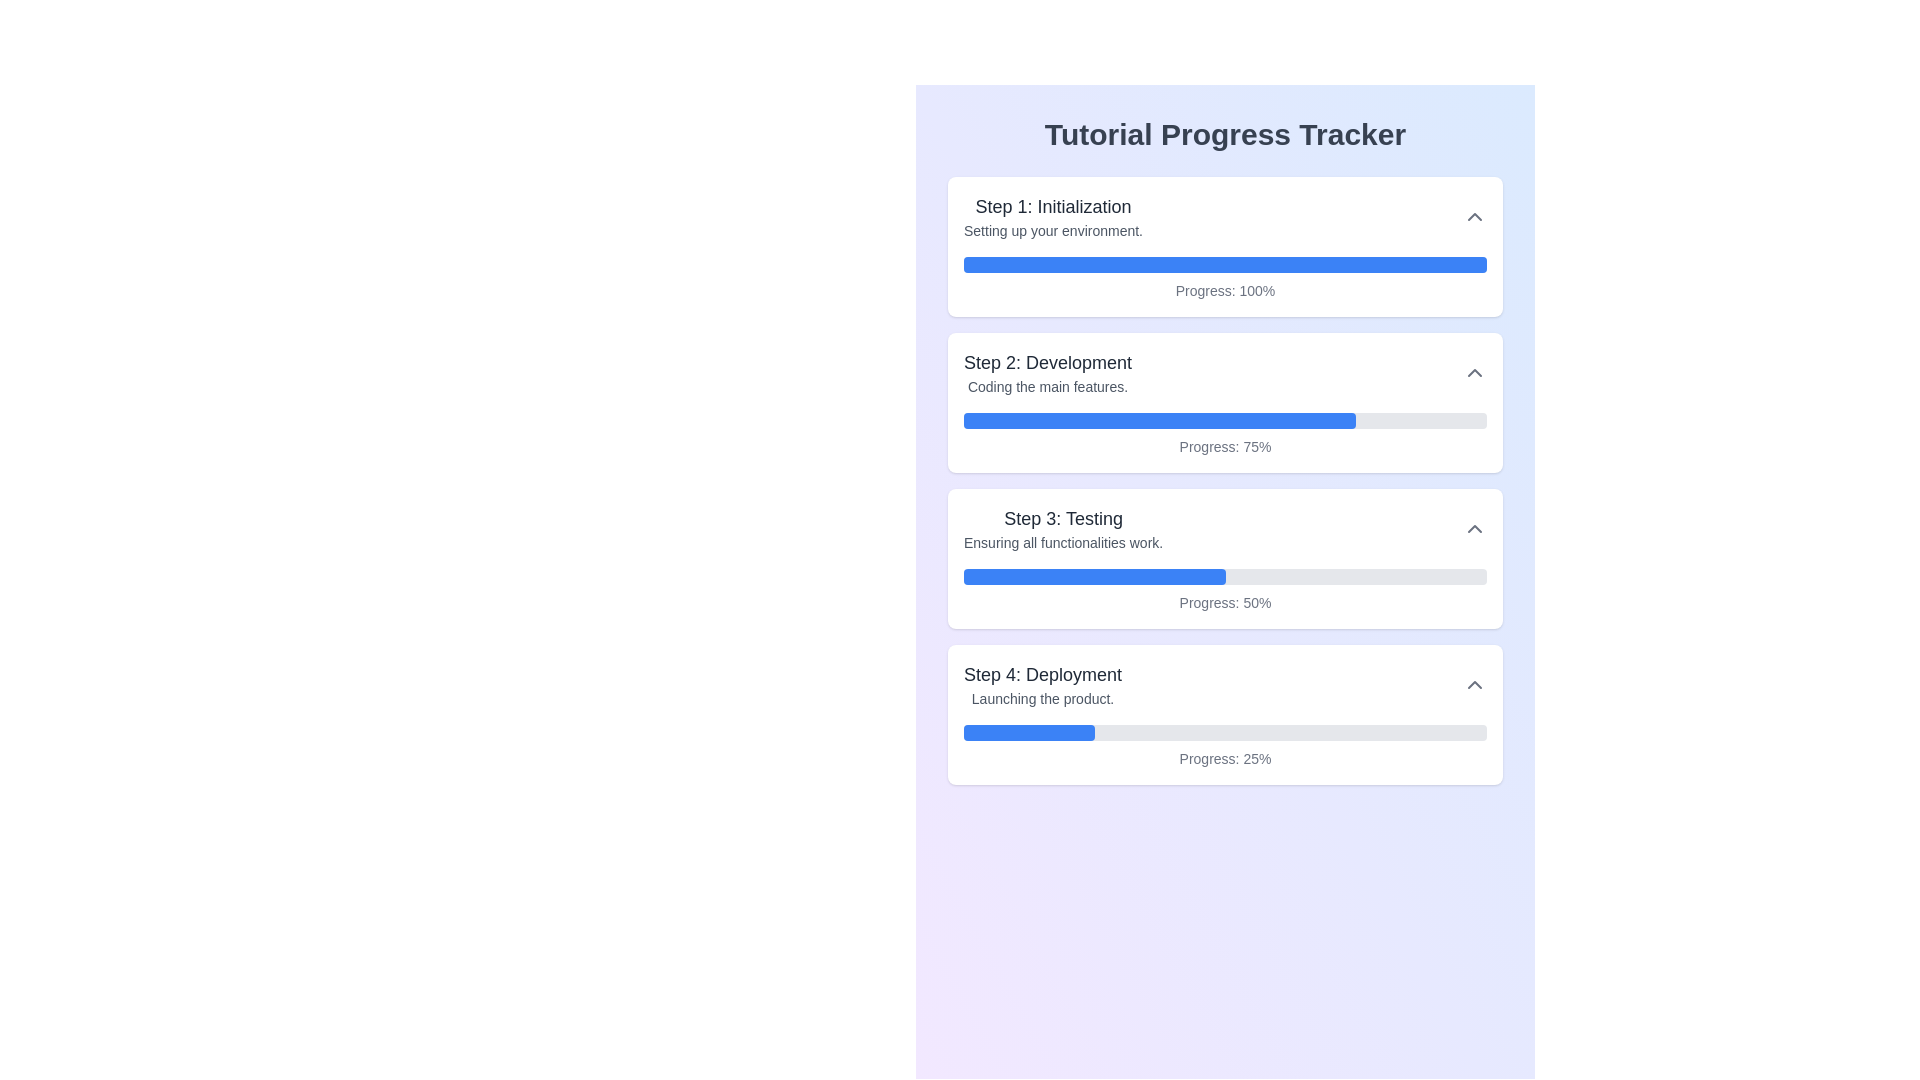  I want to click on the text heading styled as 'Step 1: Initialization', which is the primary title for the first step in the multi-step progress tracker, so click(1052, 207).